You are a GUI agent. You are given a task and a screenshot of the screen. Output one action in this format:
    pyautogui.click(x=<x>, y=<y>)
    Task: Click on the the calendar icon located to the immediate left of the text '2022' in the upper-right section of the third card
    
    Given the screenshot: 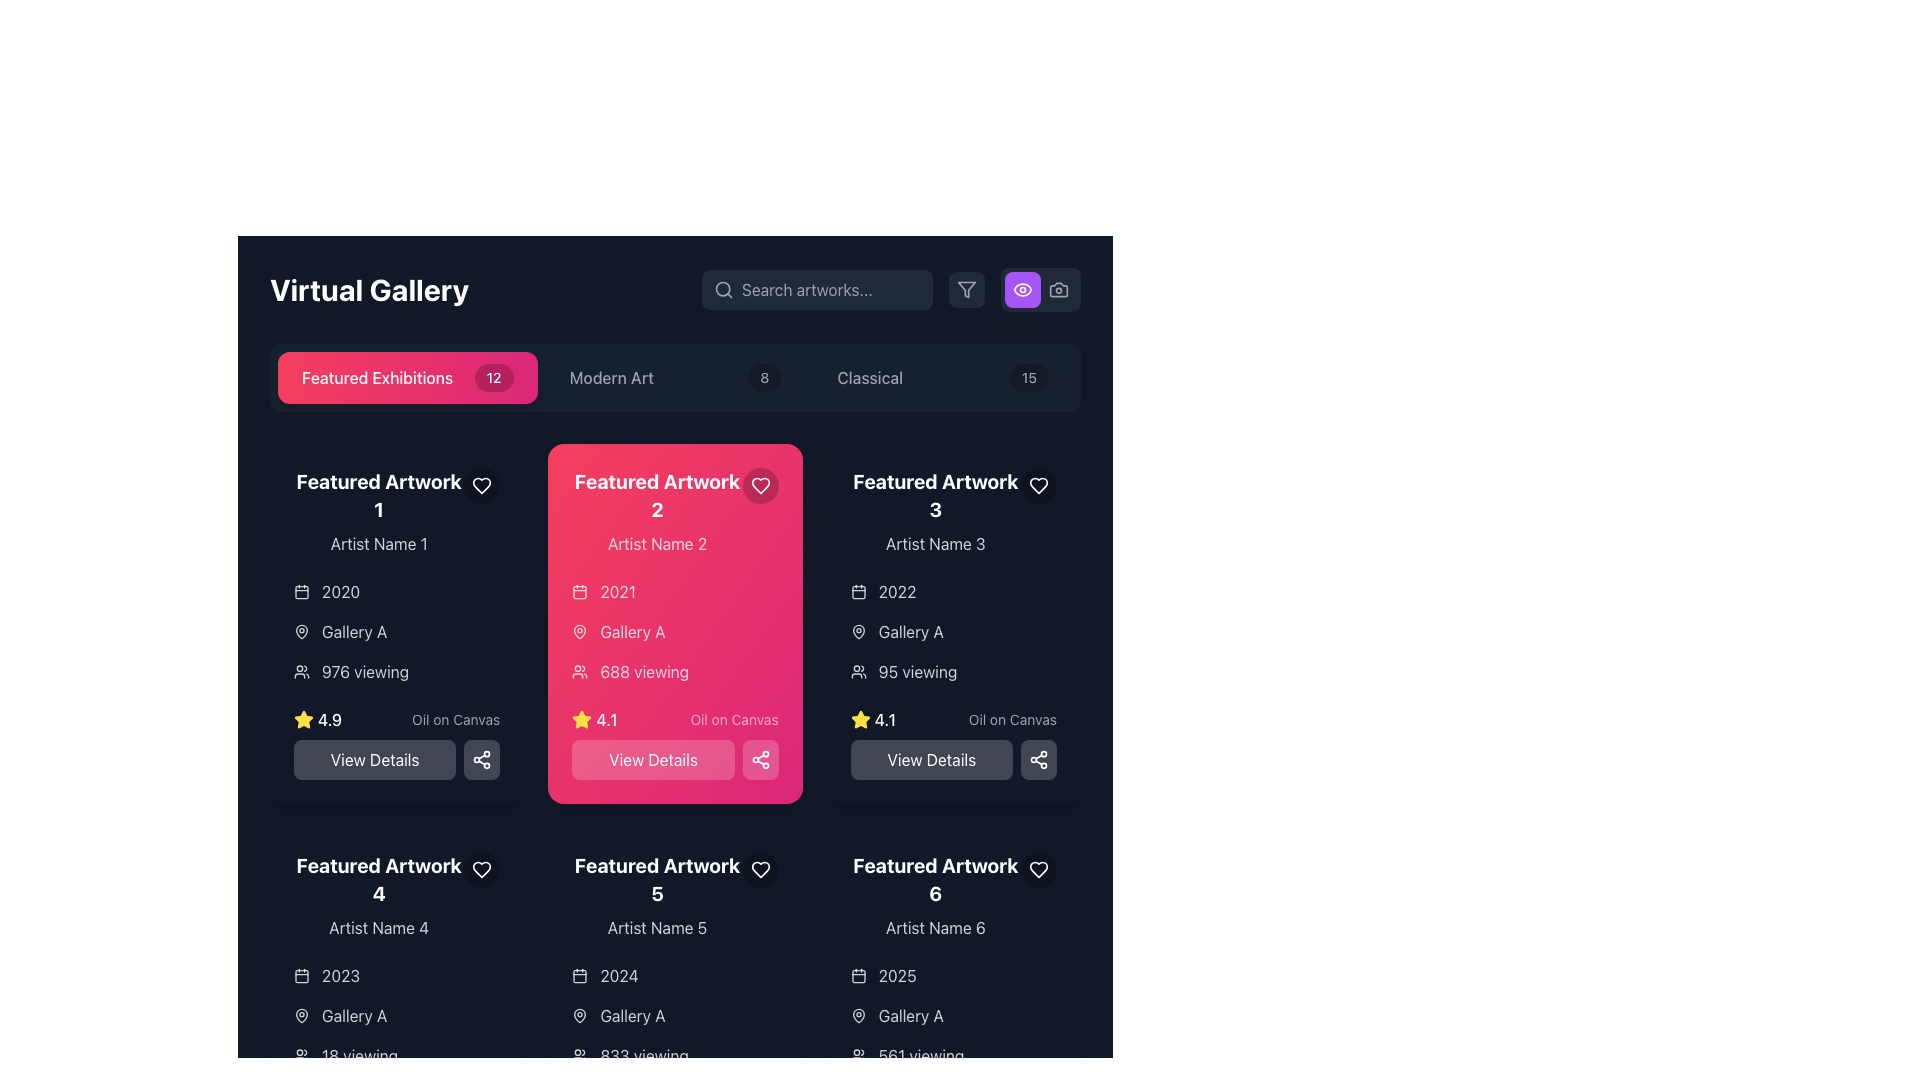 What is the action you would take?
    pyautogui.click(x=858, y=590)
    